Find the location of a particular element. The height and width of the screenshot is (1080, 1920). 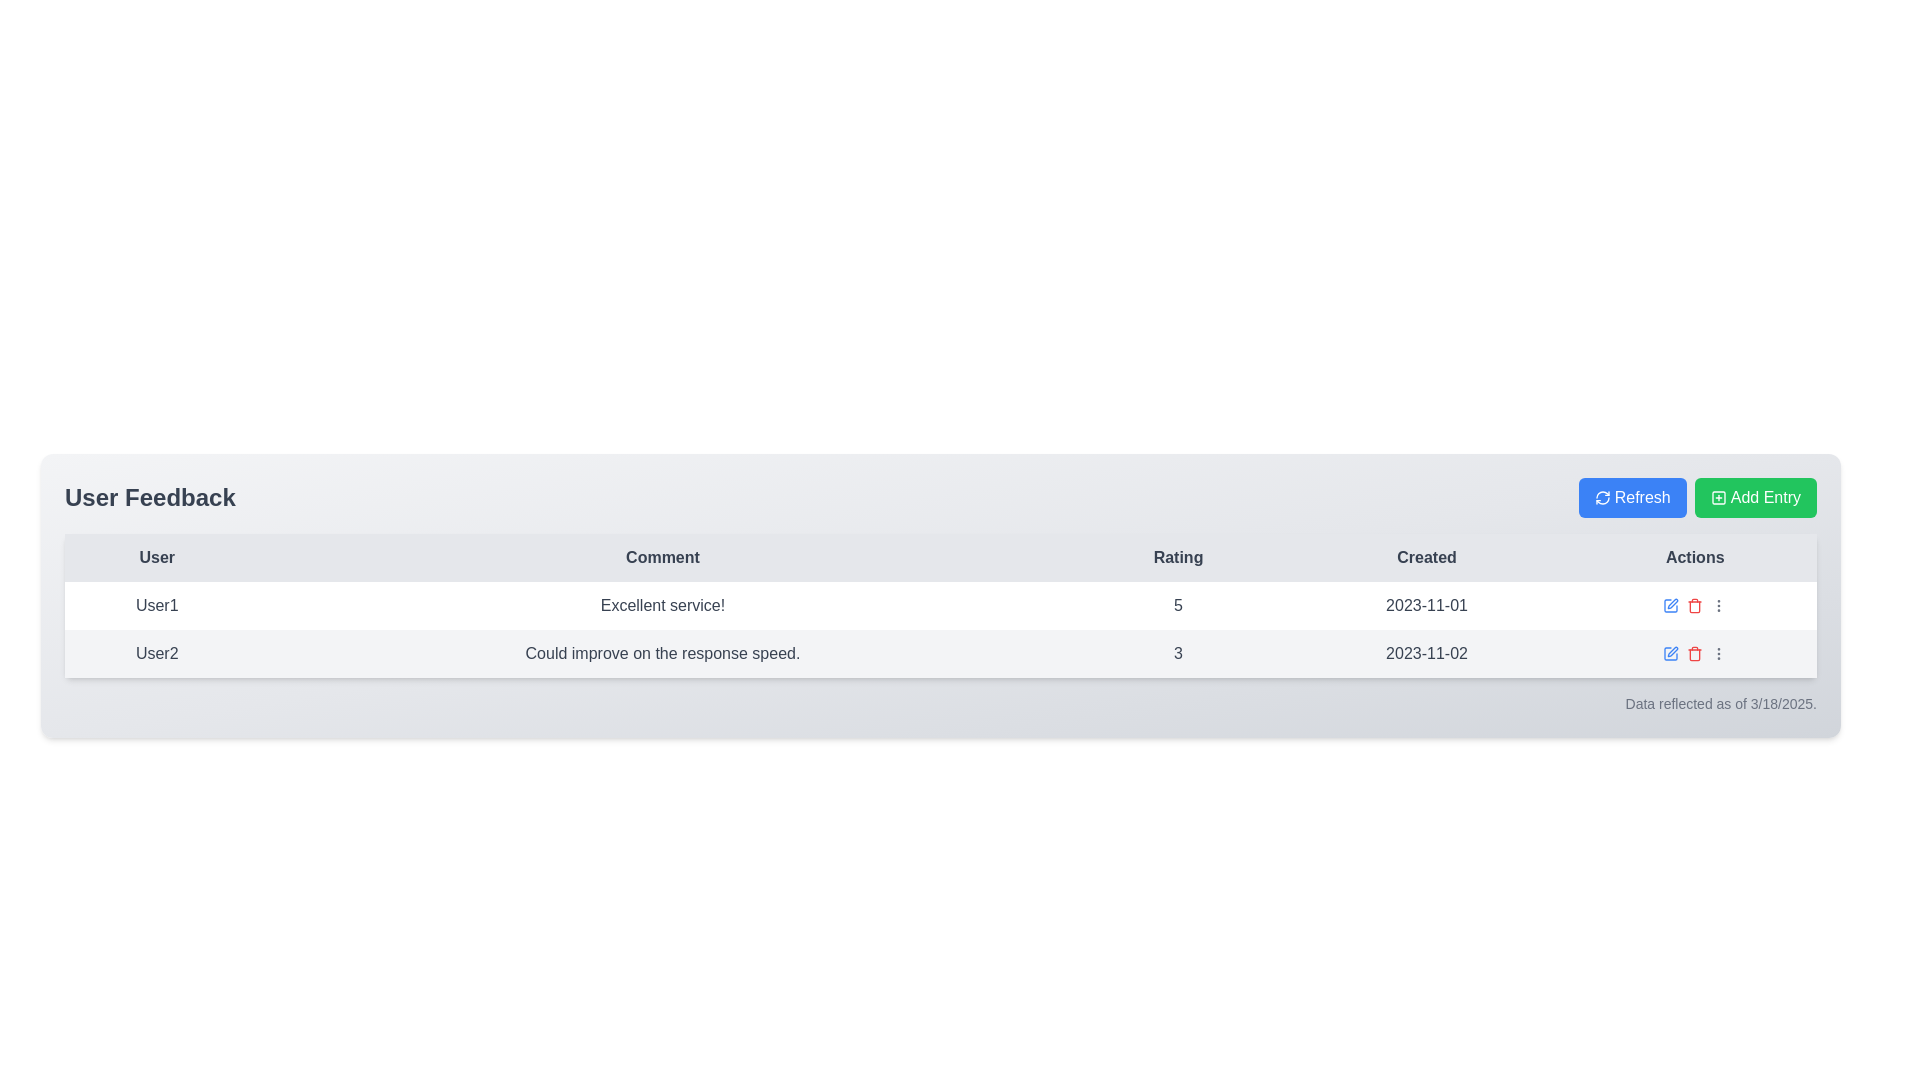

the 'Add Entry' button located in the top right corner of the displayed section above the table, which features an icon to the left of the text 'Add Entry' is located at coordinates (1717, 496).